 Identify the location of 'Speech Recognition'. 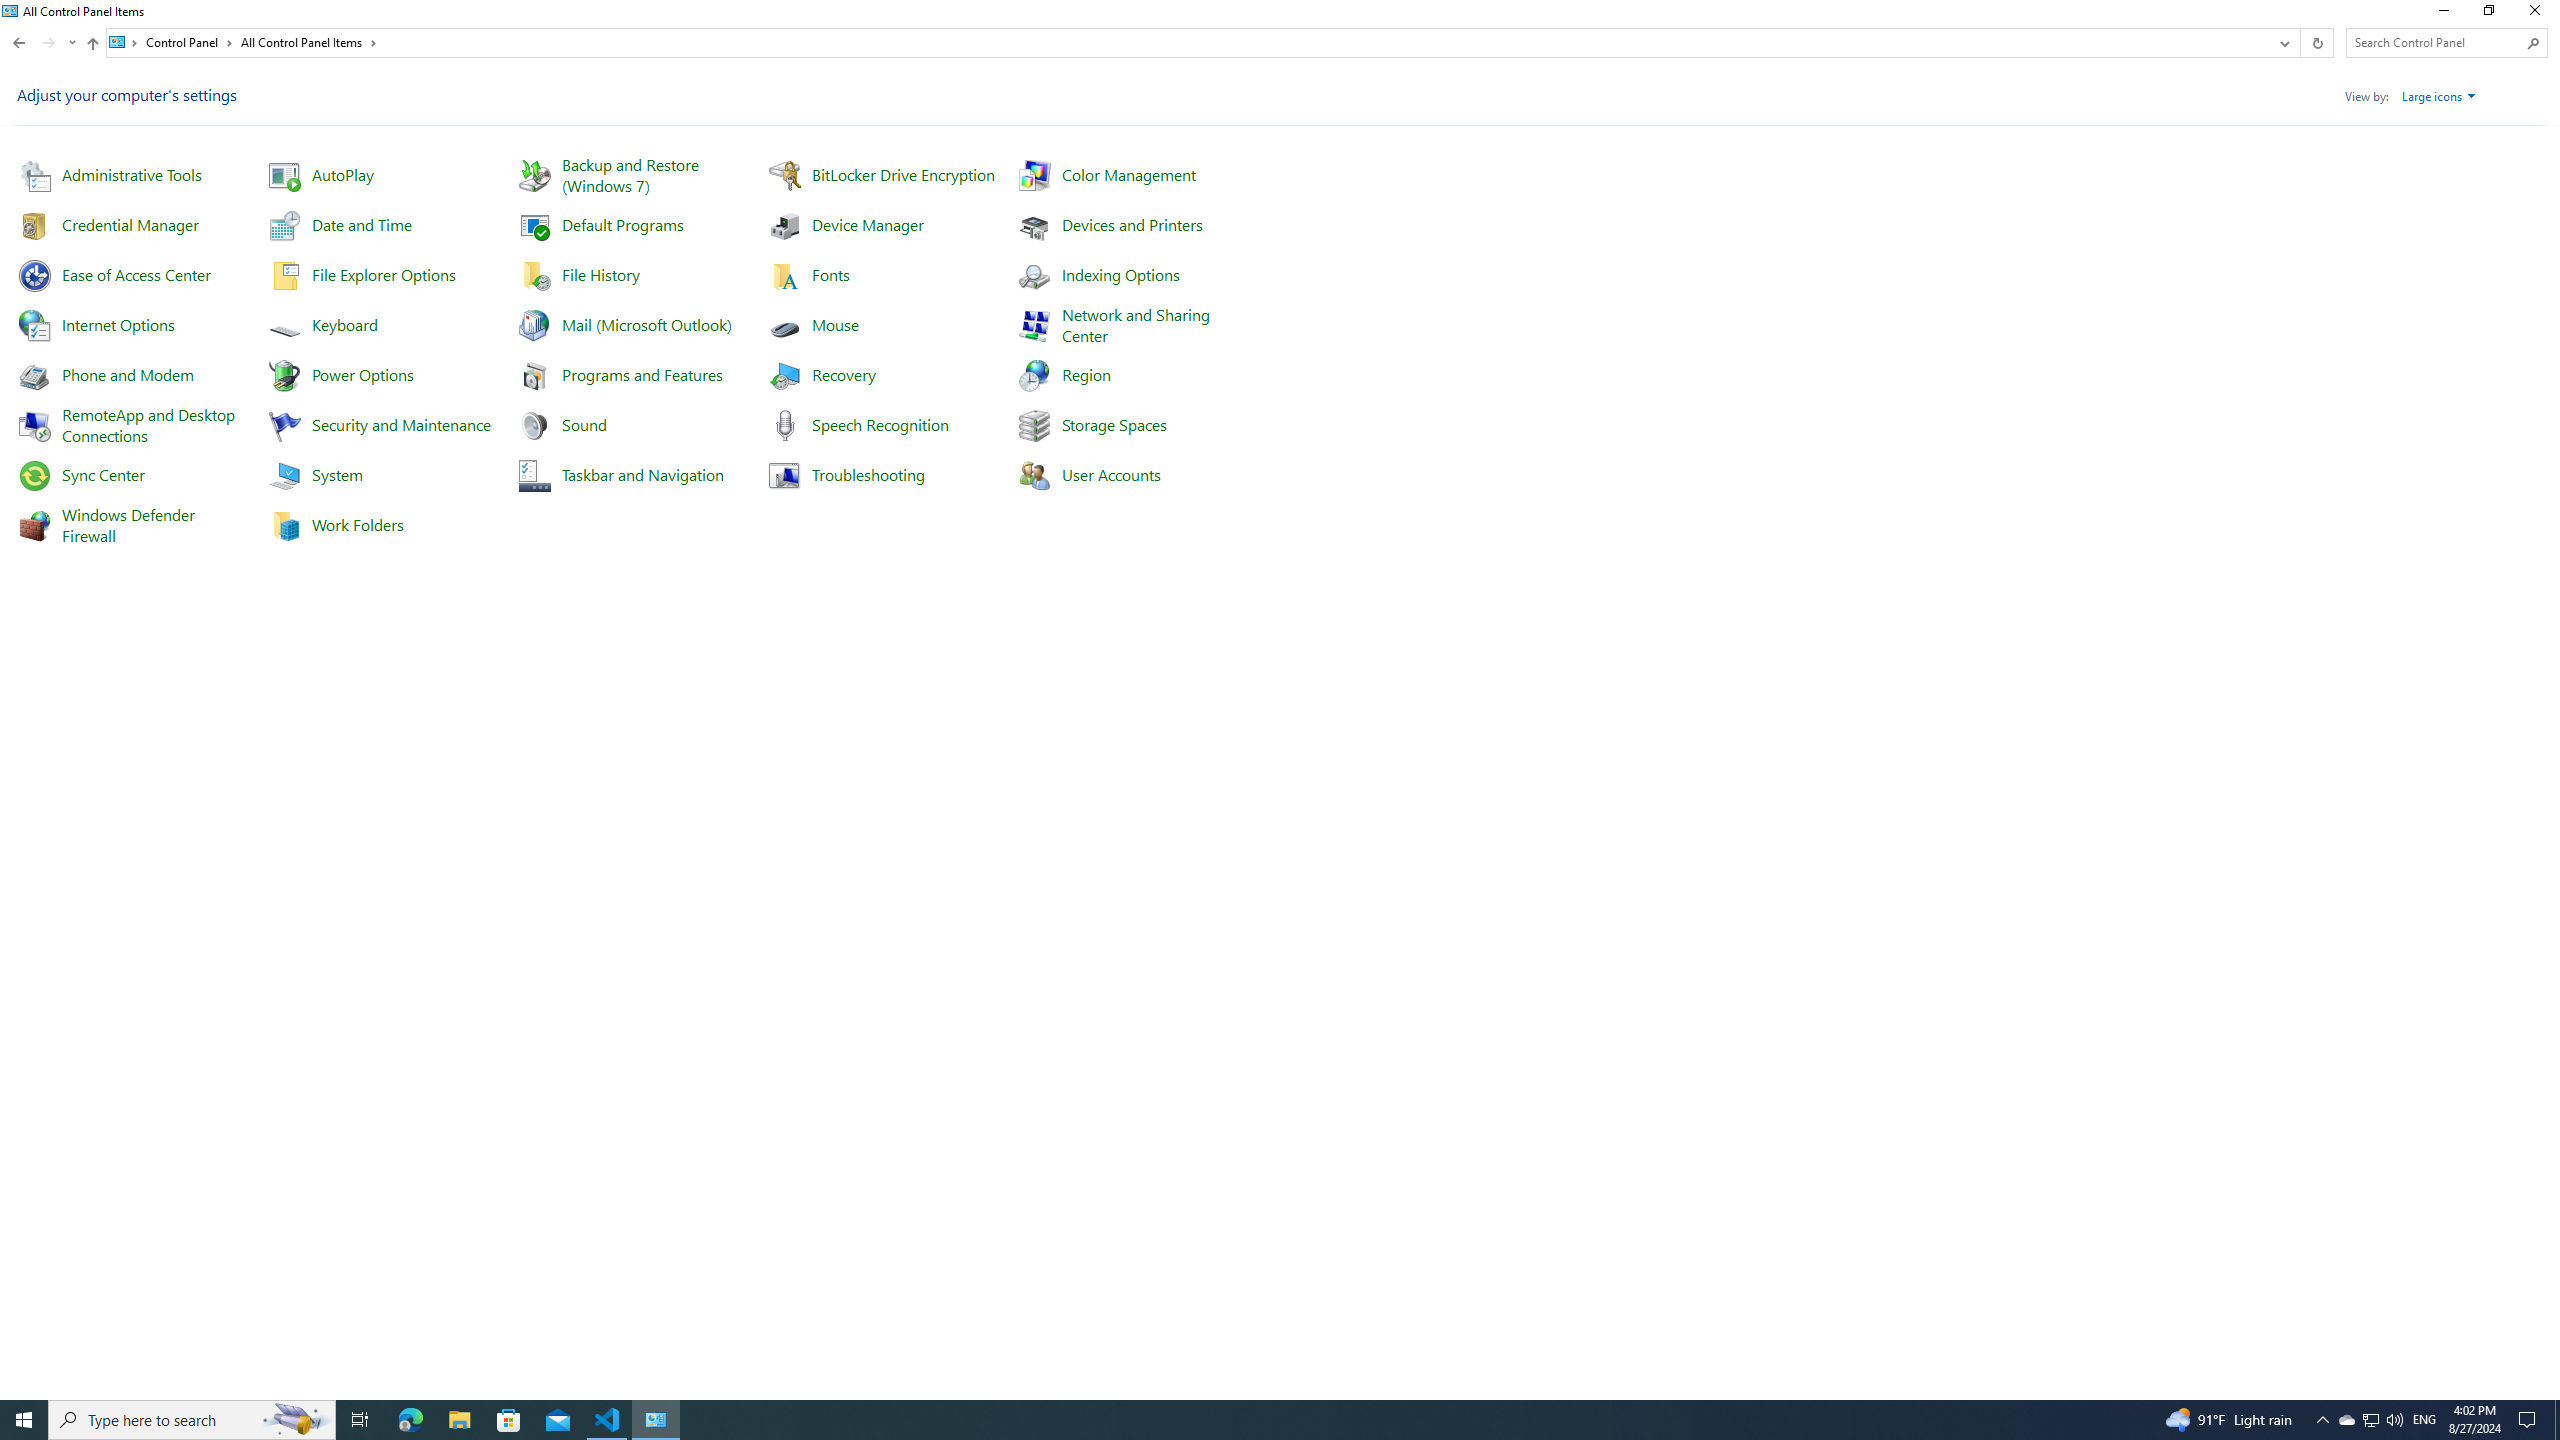
(879, 424).